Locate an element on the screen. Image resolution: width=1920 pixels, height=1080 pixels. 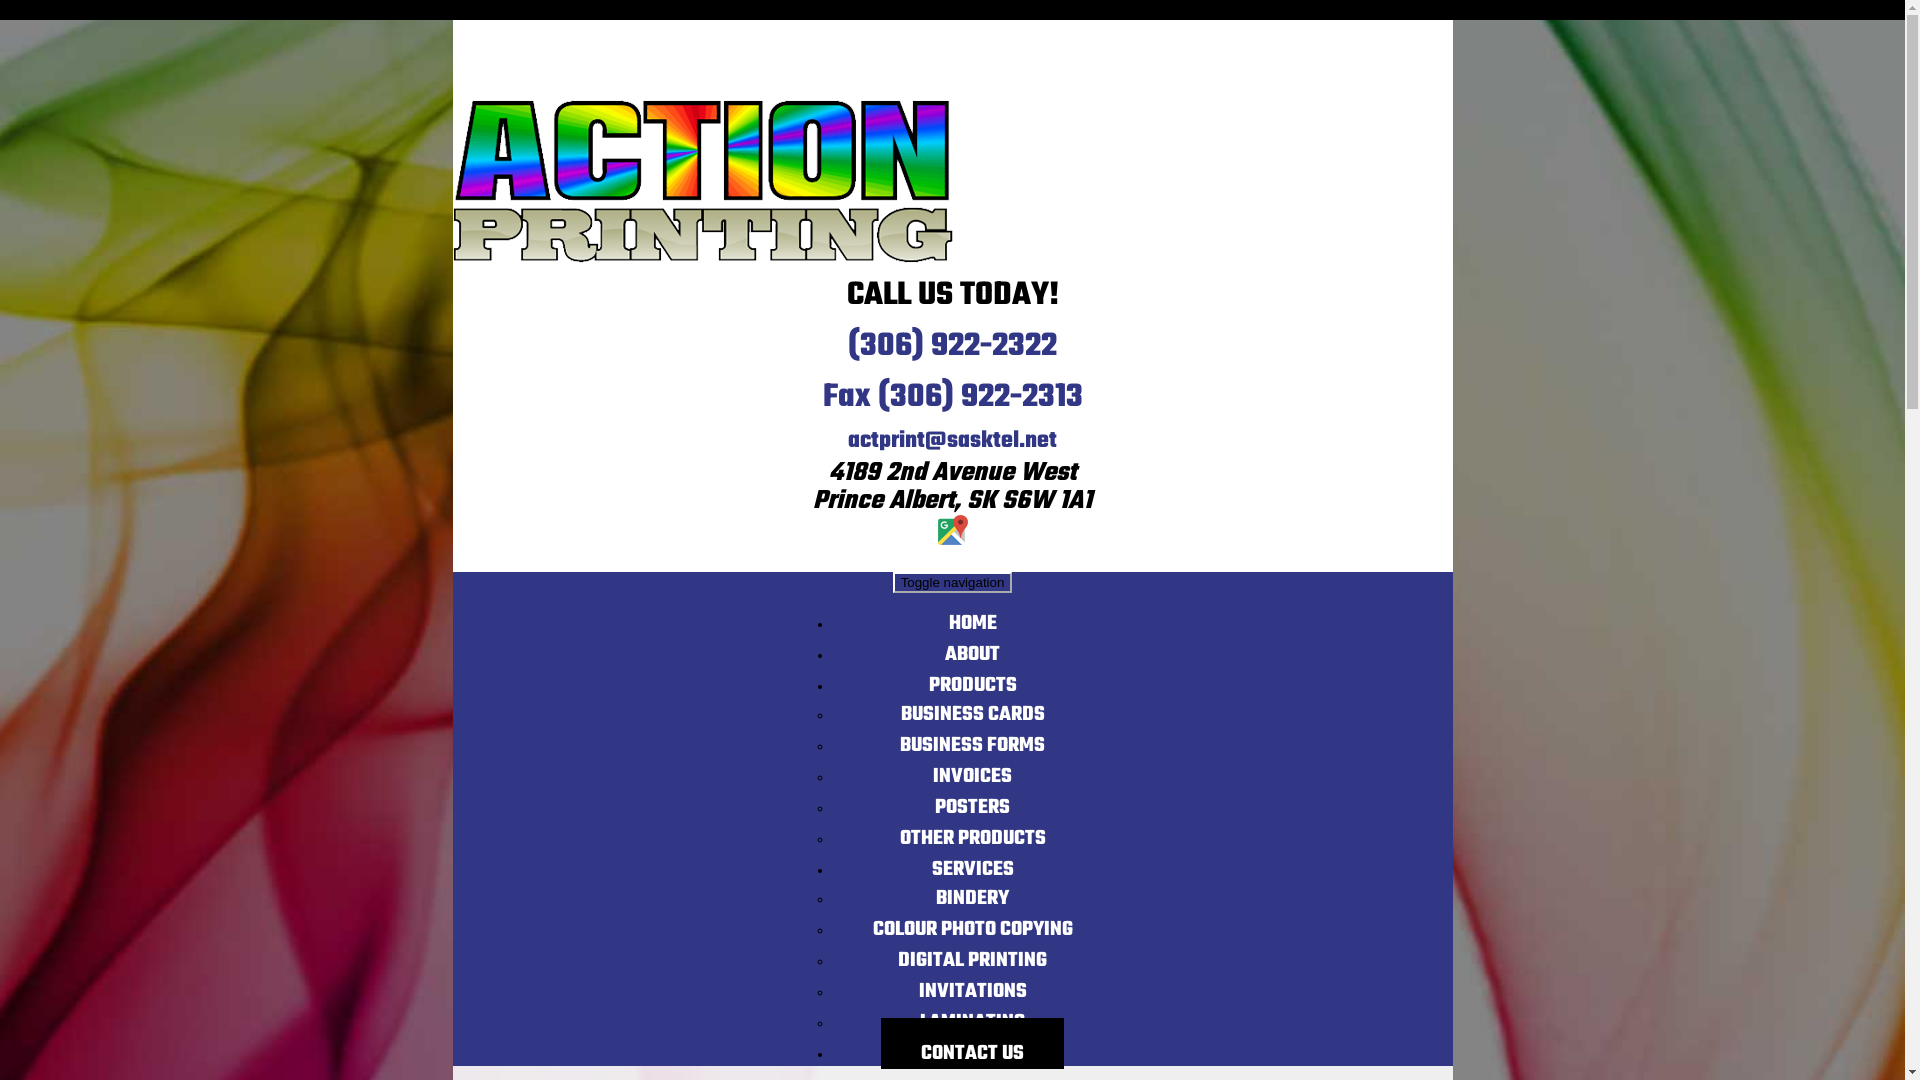
'LAMINATING' is located at coordinates (972, 1012).